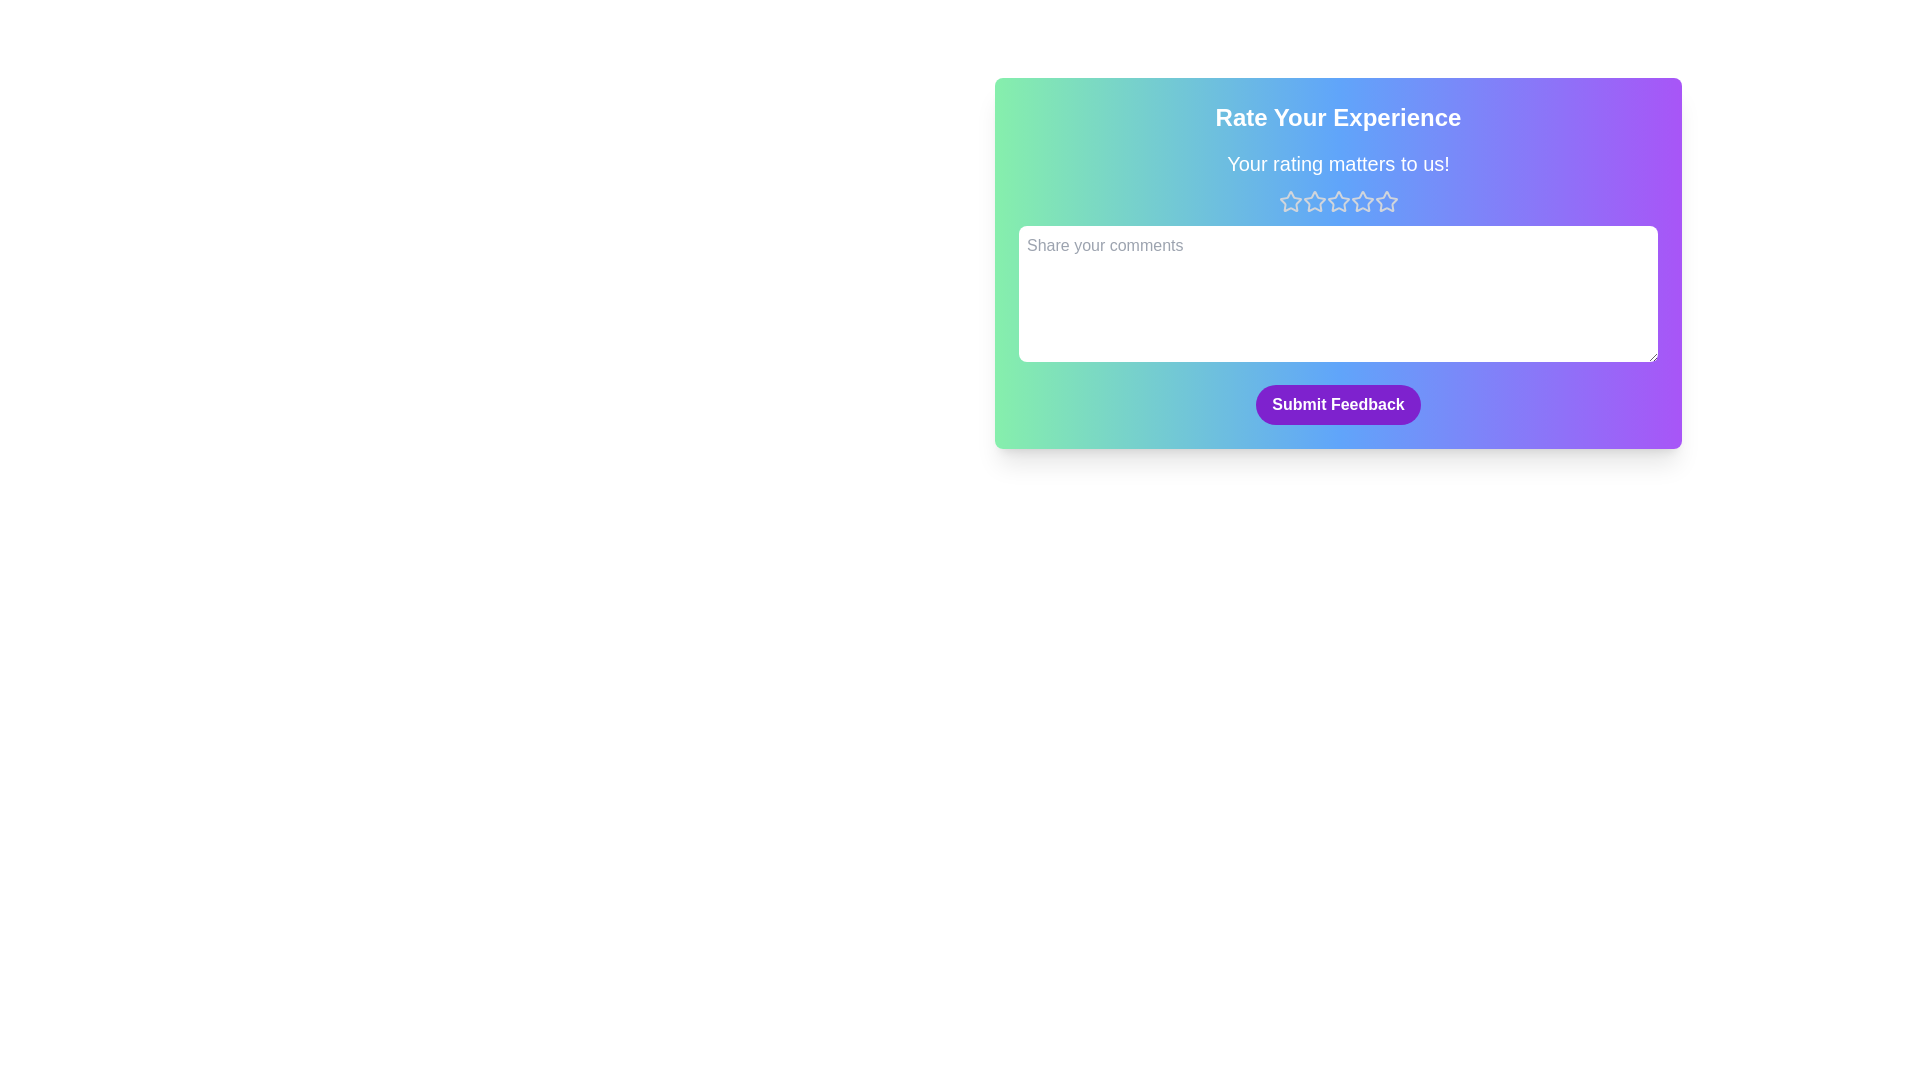 This screenshot has height=1080, width=1920. Describe the element at coordinates (1290, 201) in the screenshot. I see `the star corresponding to the desired rating value 1` at that location.